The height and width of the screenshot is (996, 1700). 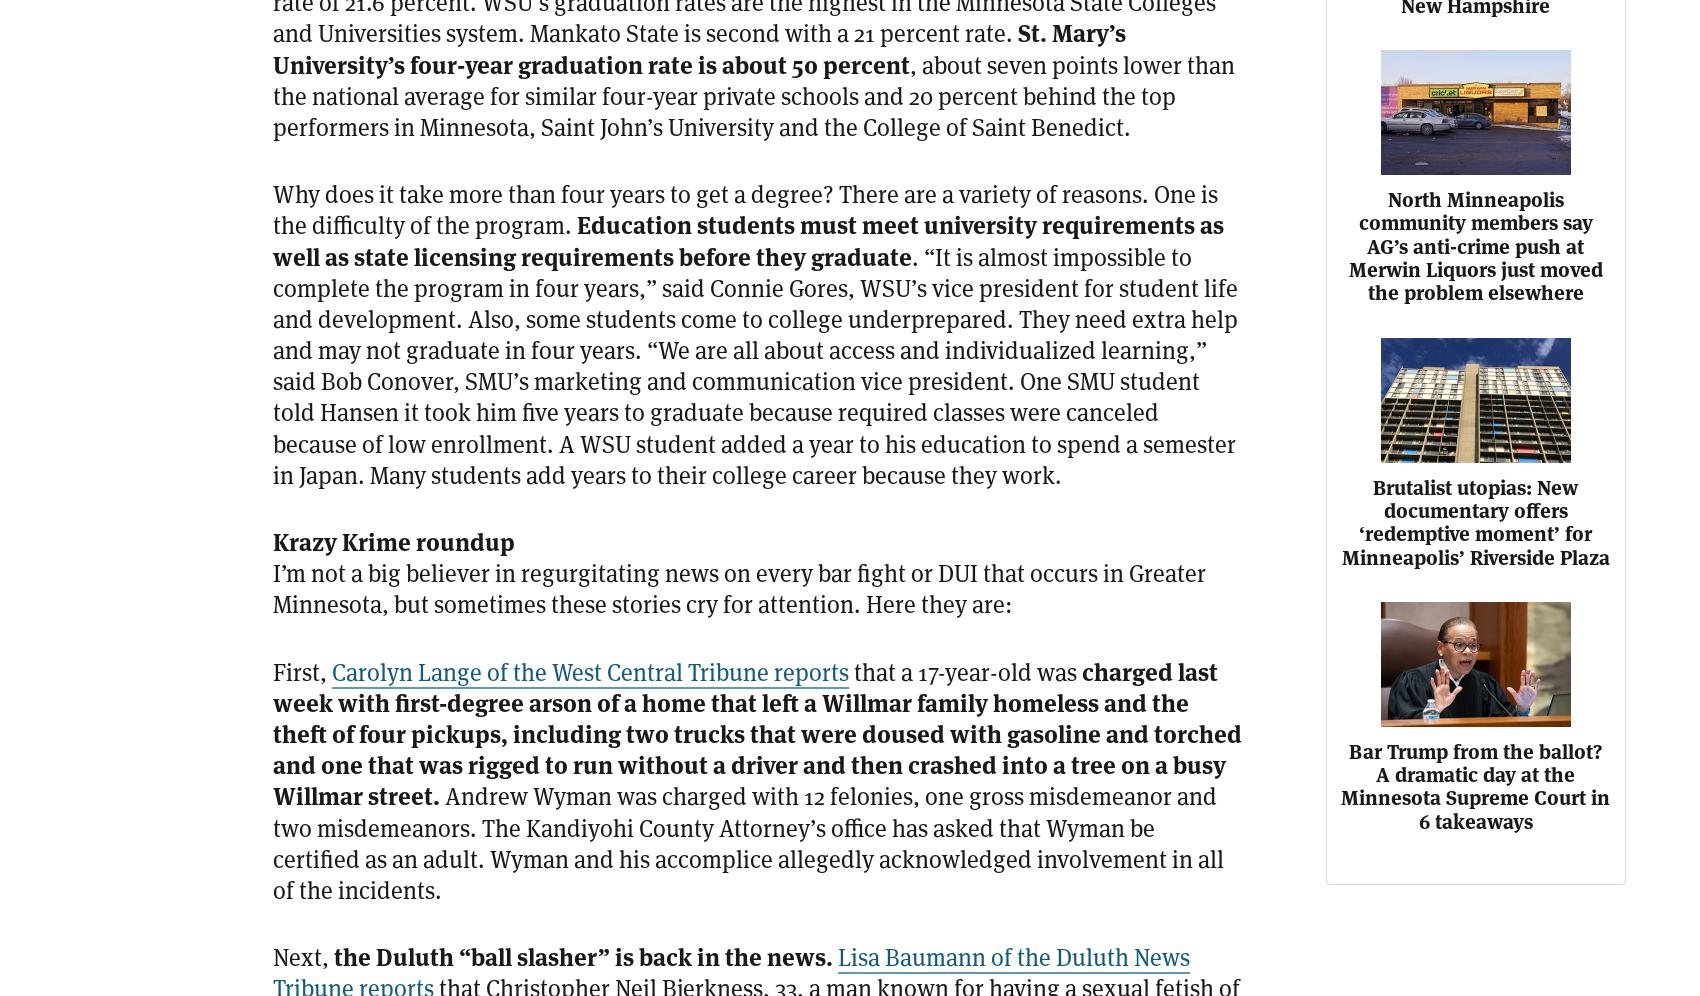 I want to click on 'Carolyn Lange of the West Central Tribune reports', so click(x=589, y=671).